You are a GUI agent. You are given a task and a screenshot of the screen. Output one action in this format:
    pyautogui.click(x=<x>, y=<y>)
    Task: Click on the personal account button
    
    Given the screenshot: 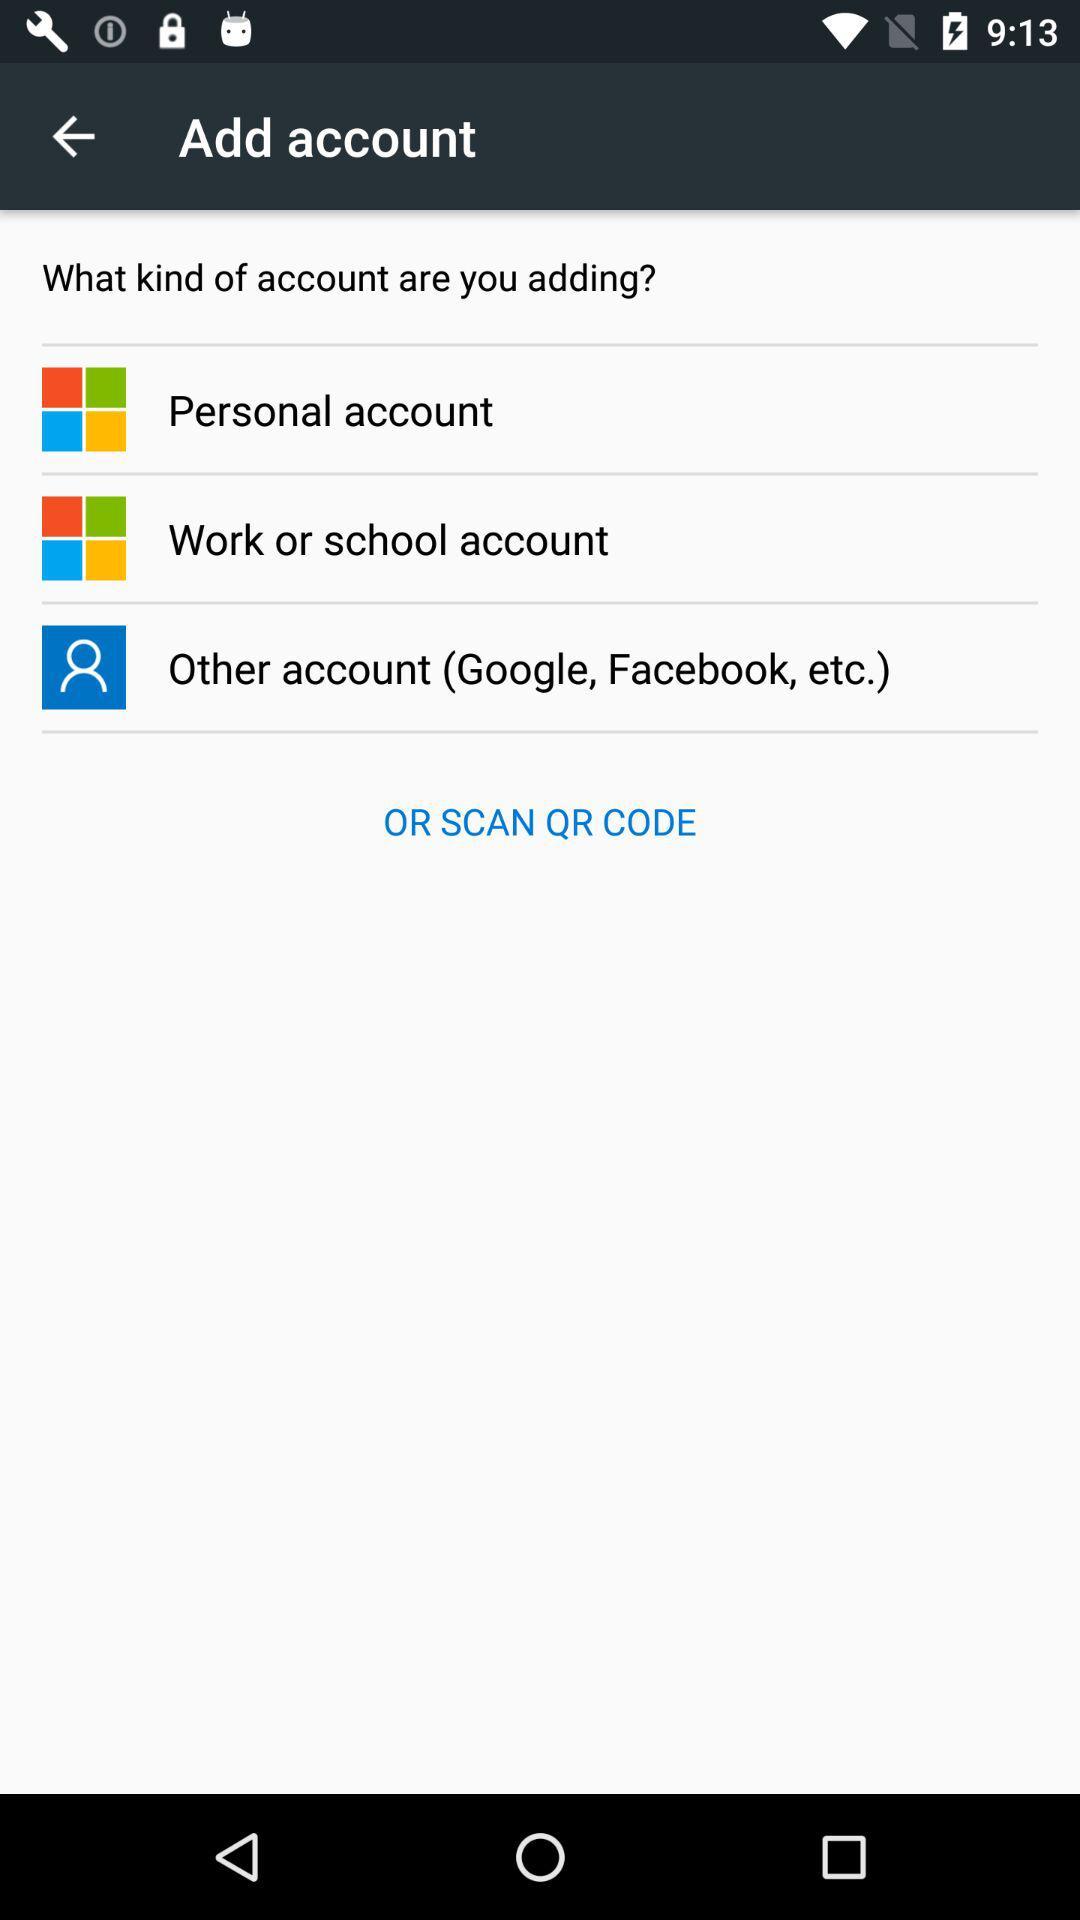 What is the action you would take?
    pyautogui.click(x=540, y=408)
    